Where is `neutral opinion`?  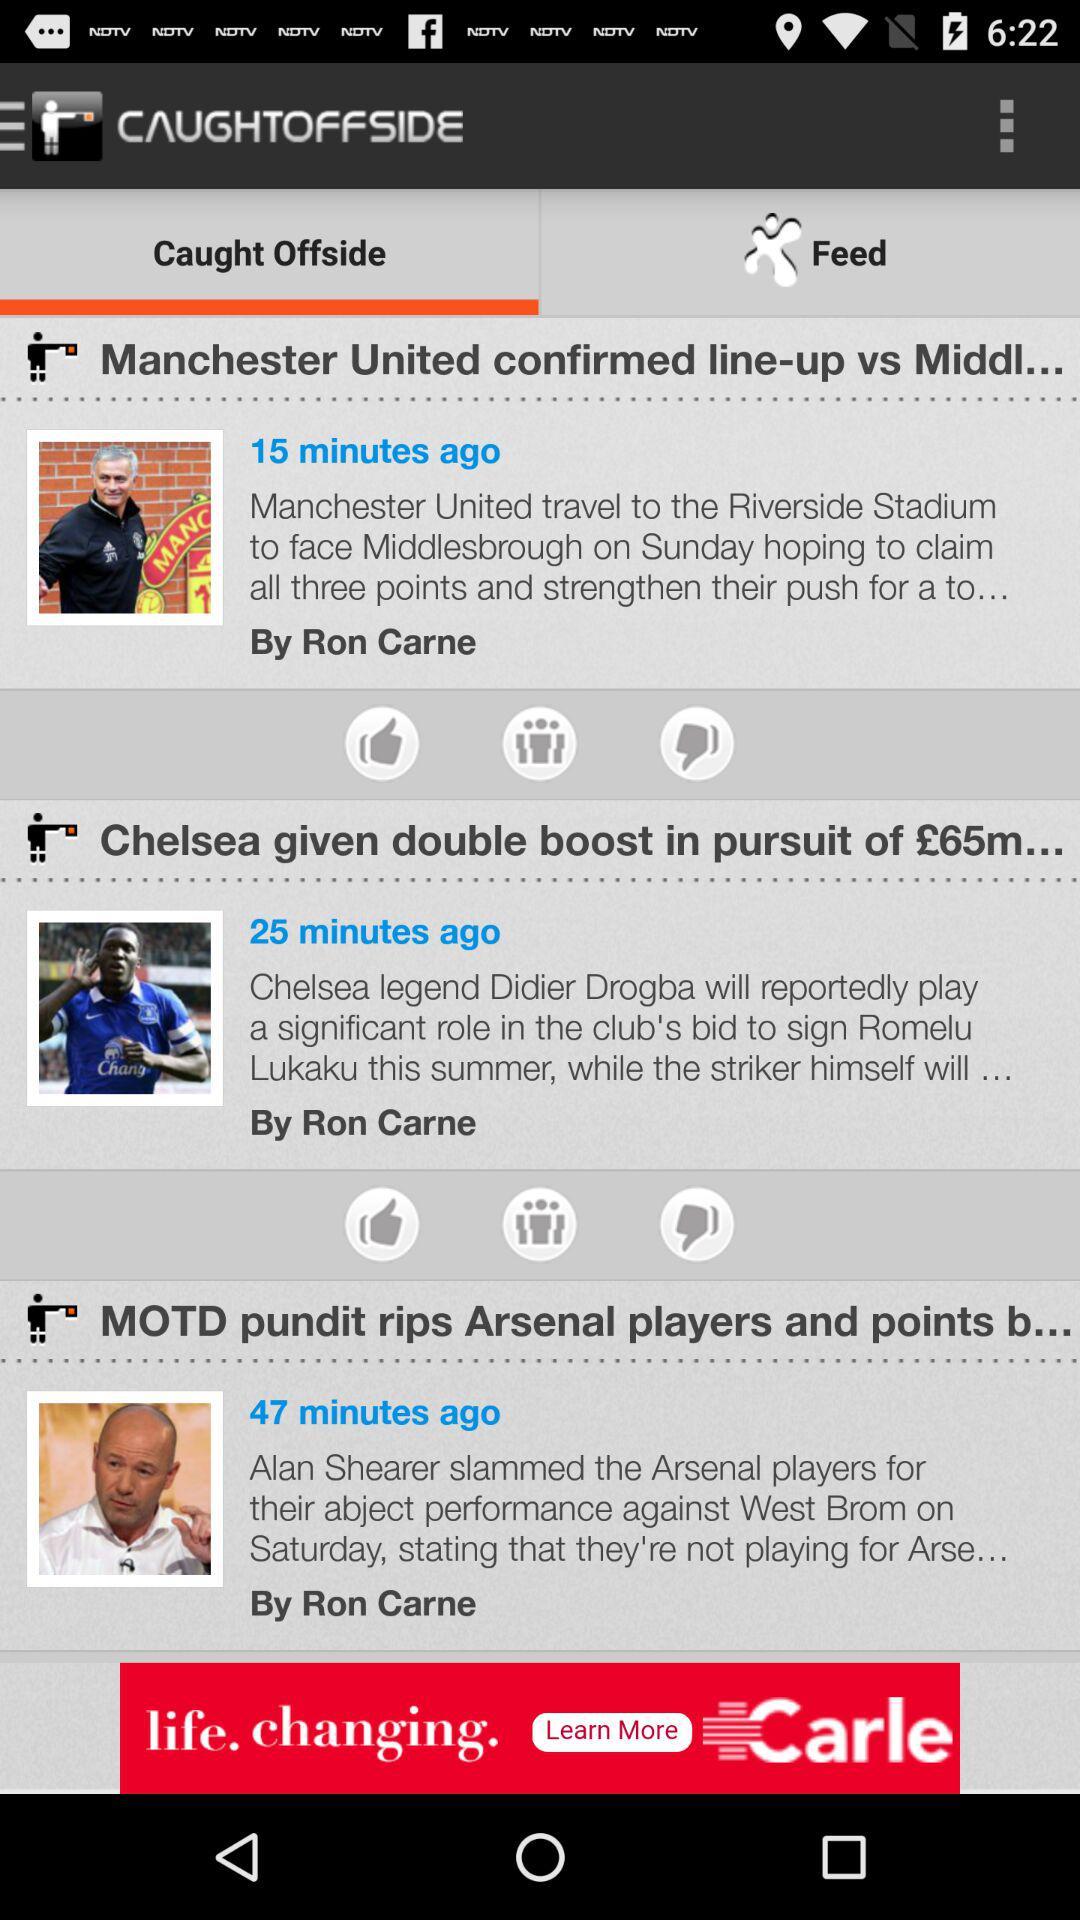
neutral opinion is located at coordinates (538, 1223).